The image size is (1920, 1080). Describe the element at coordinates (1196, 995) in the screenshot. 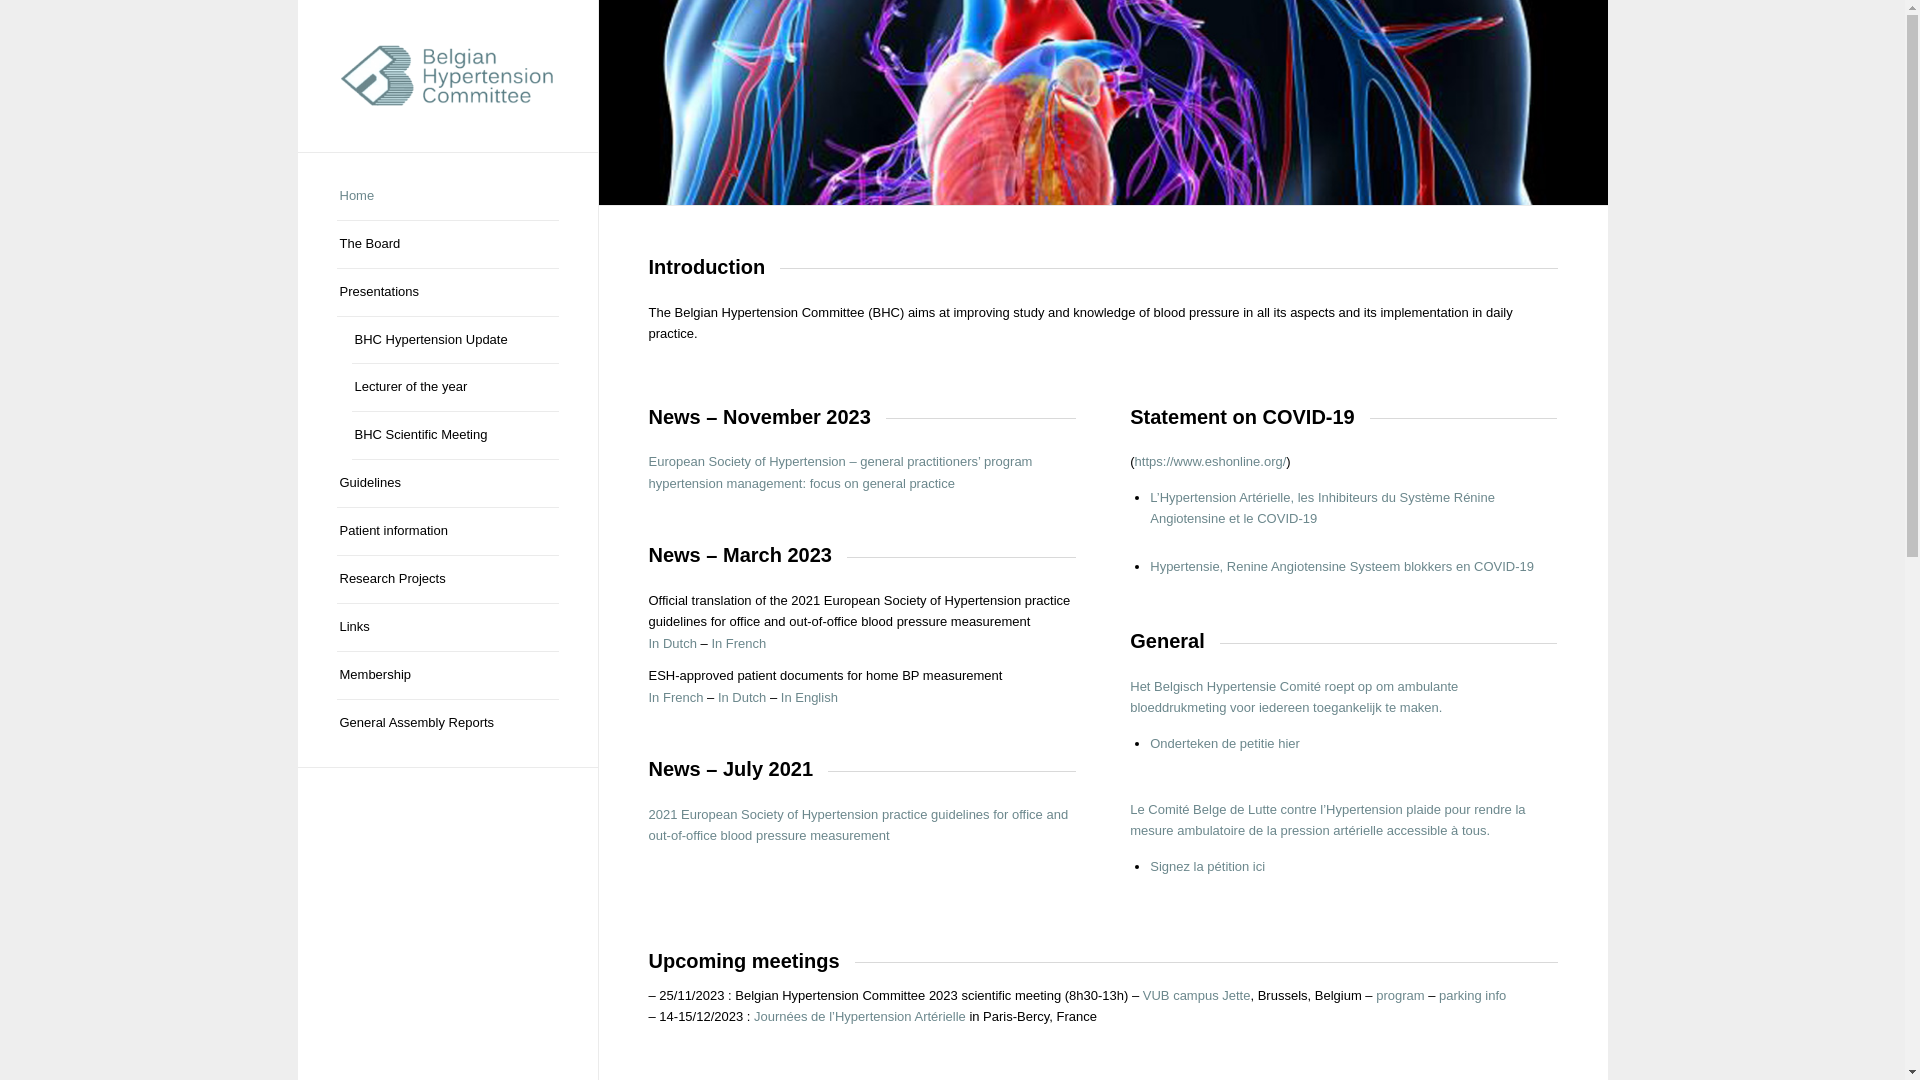

I see `'VUB campus Jette'` at that location.